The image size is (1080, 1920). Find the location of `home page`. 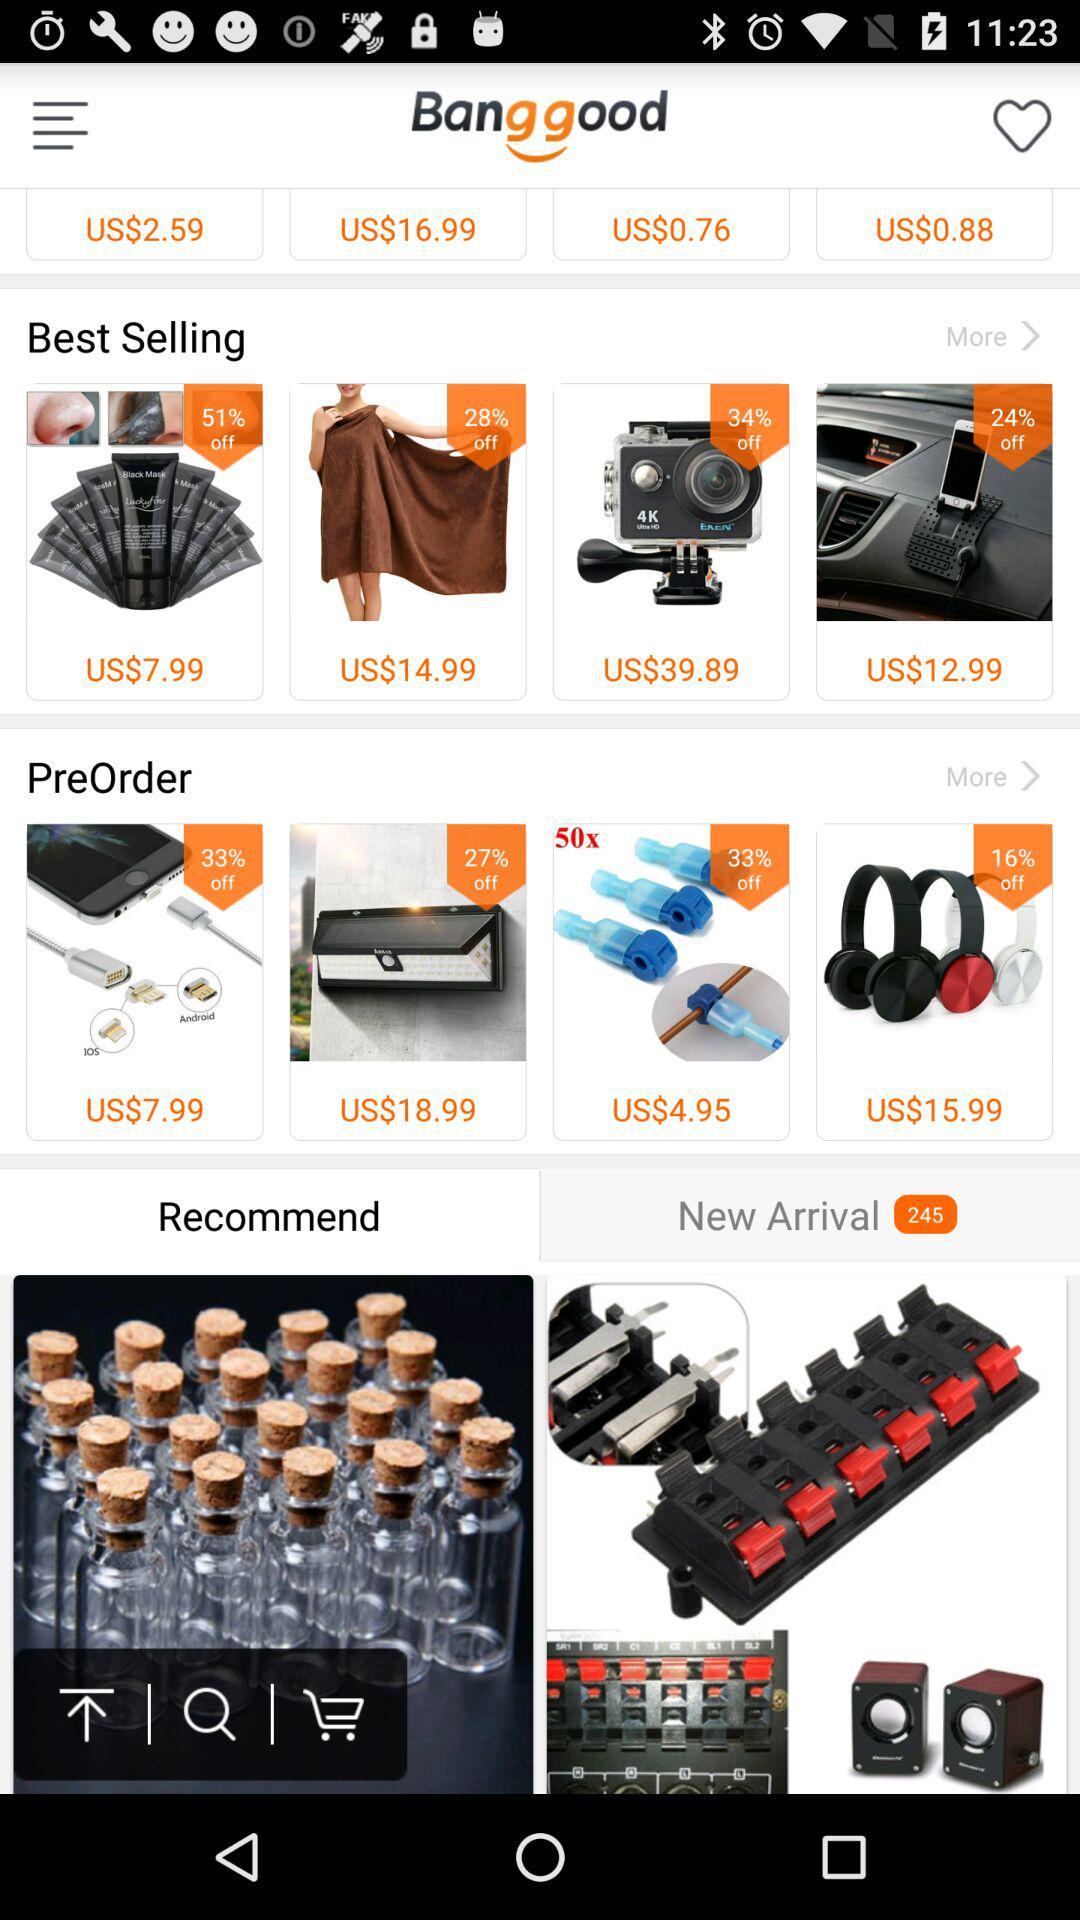

home page is located at coordinates (538, 124).